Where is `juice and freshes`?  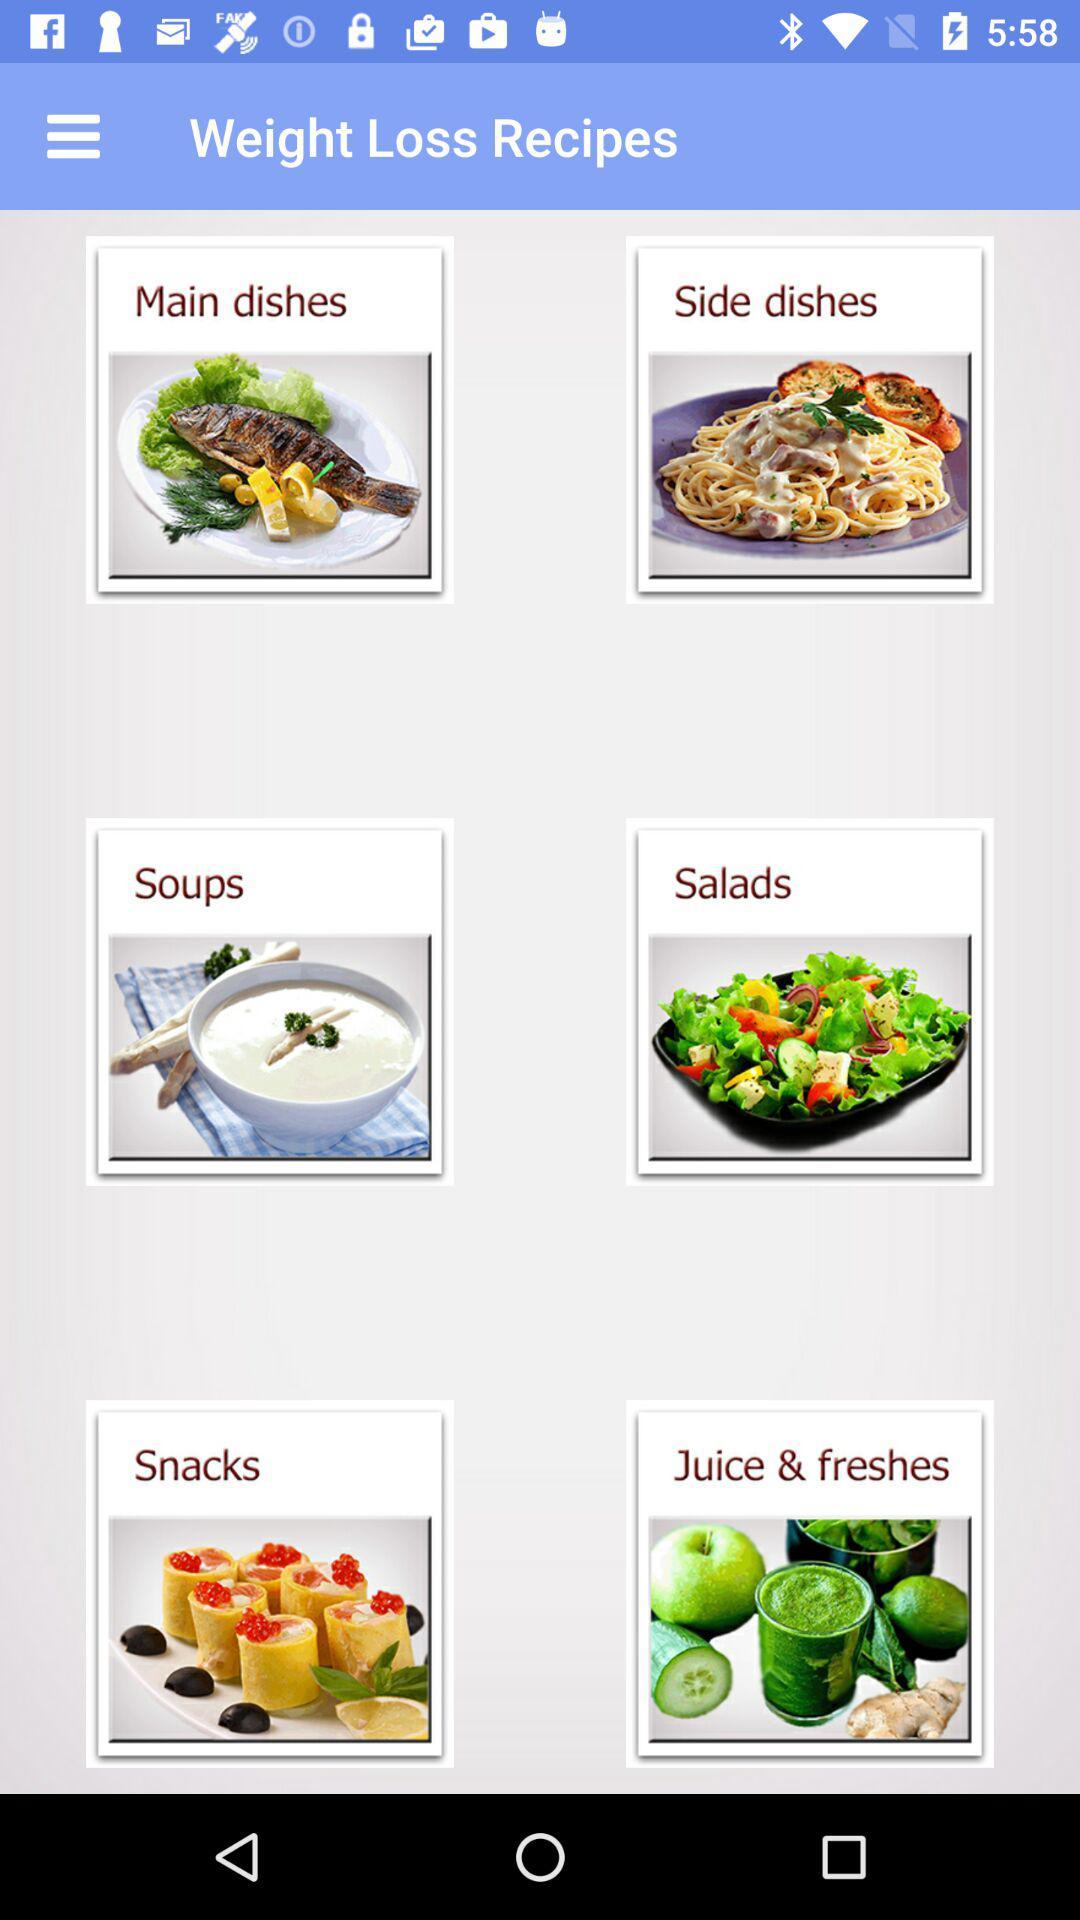 juice and freshes is located at coordinates (810, 1583).